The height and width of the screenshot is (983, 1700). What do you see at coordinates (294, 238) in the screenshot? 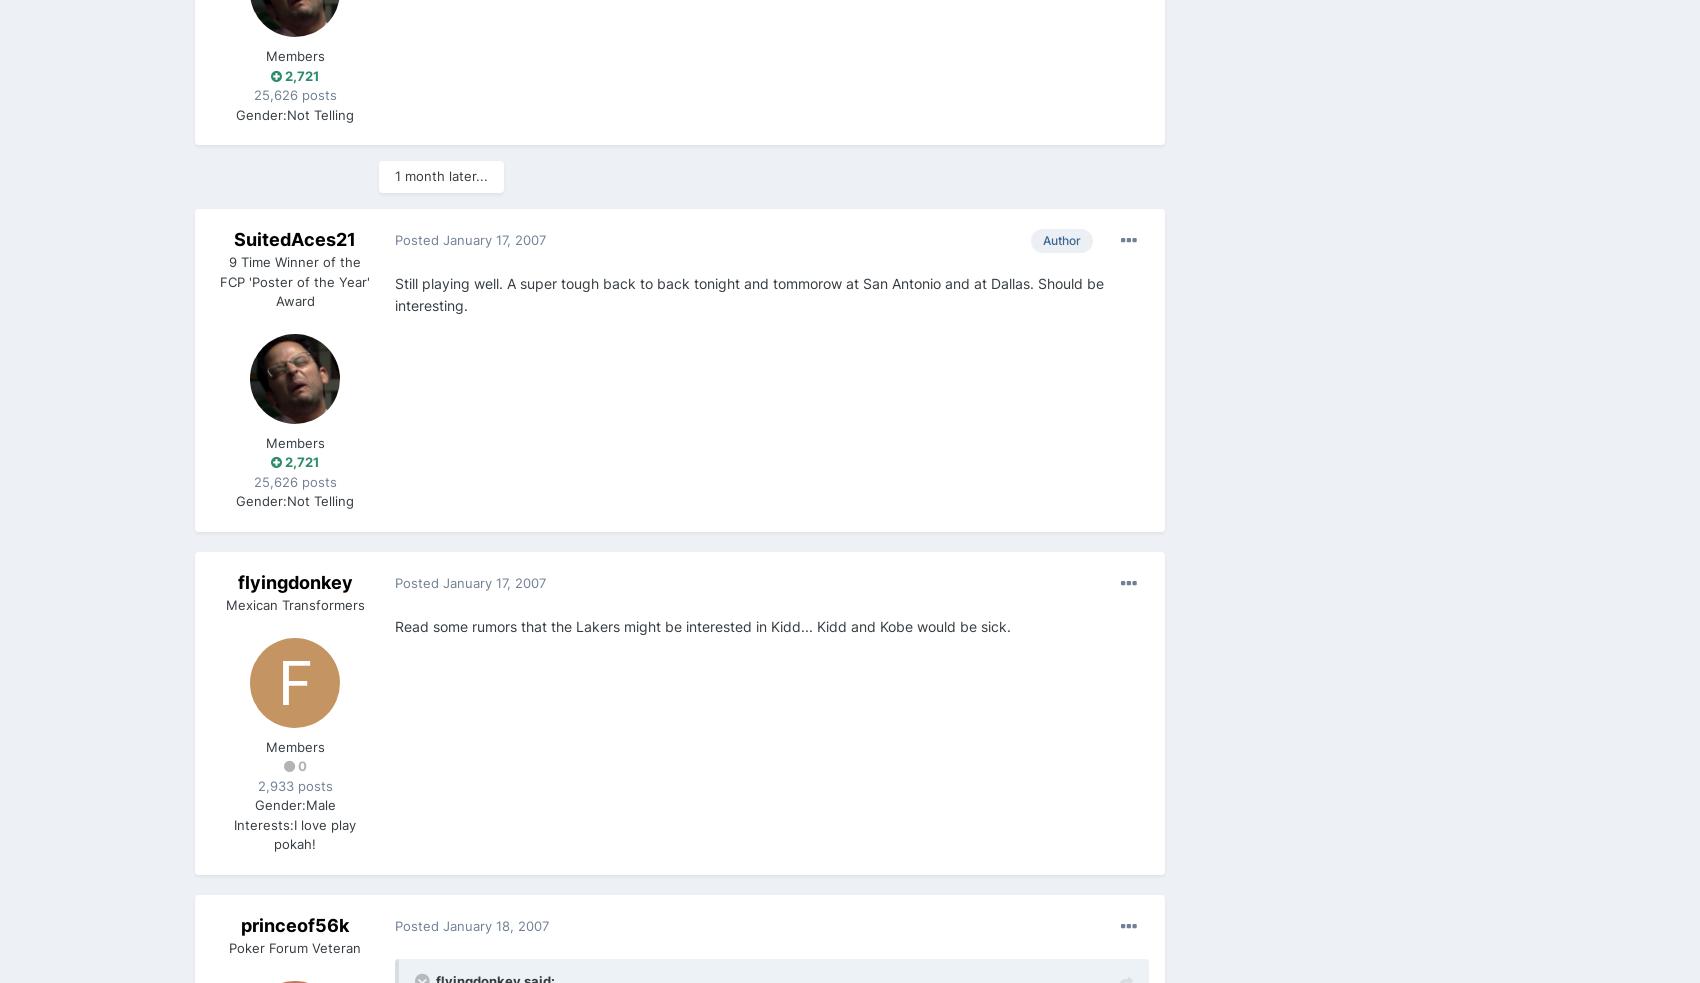
I see `'SuitedAces21'` at bounding box center [294, 238].